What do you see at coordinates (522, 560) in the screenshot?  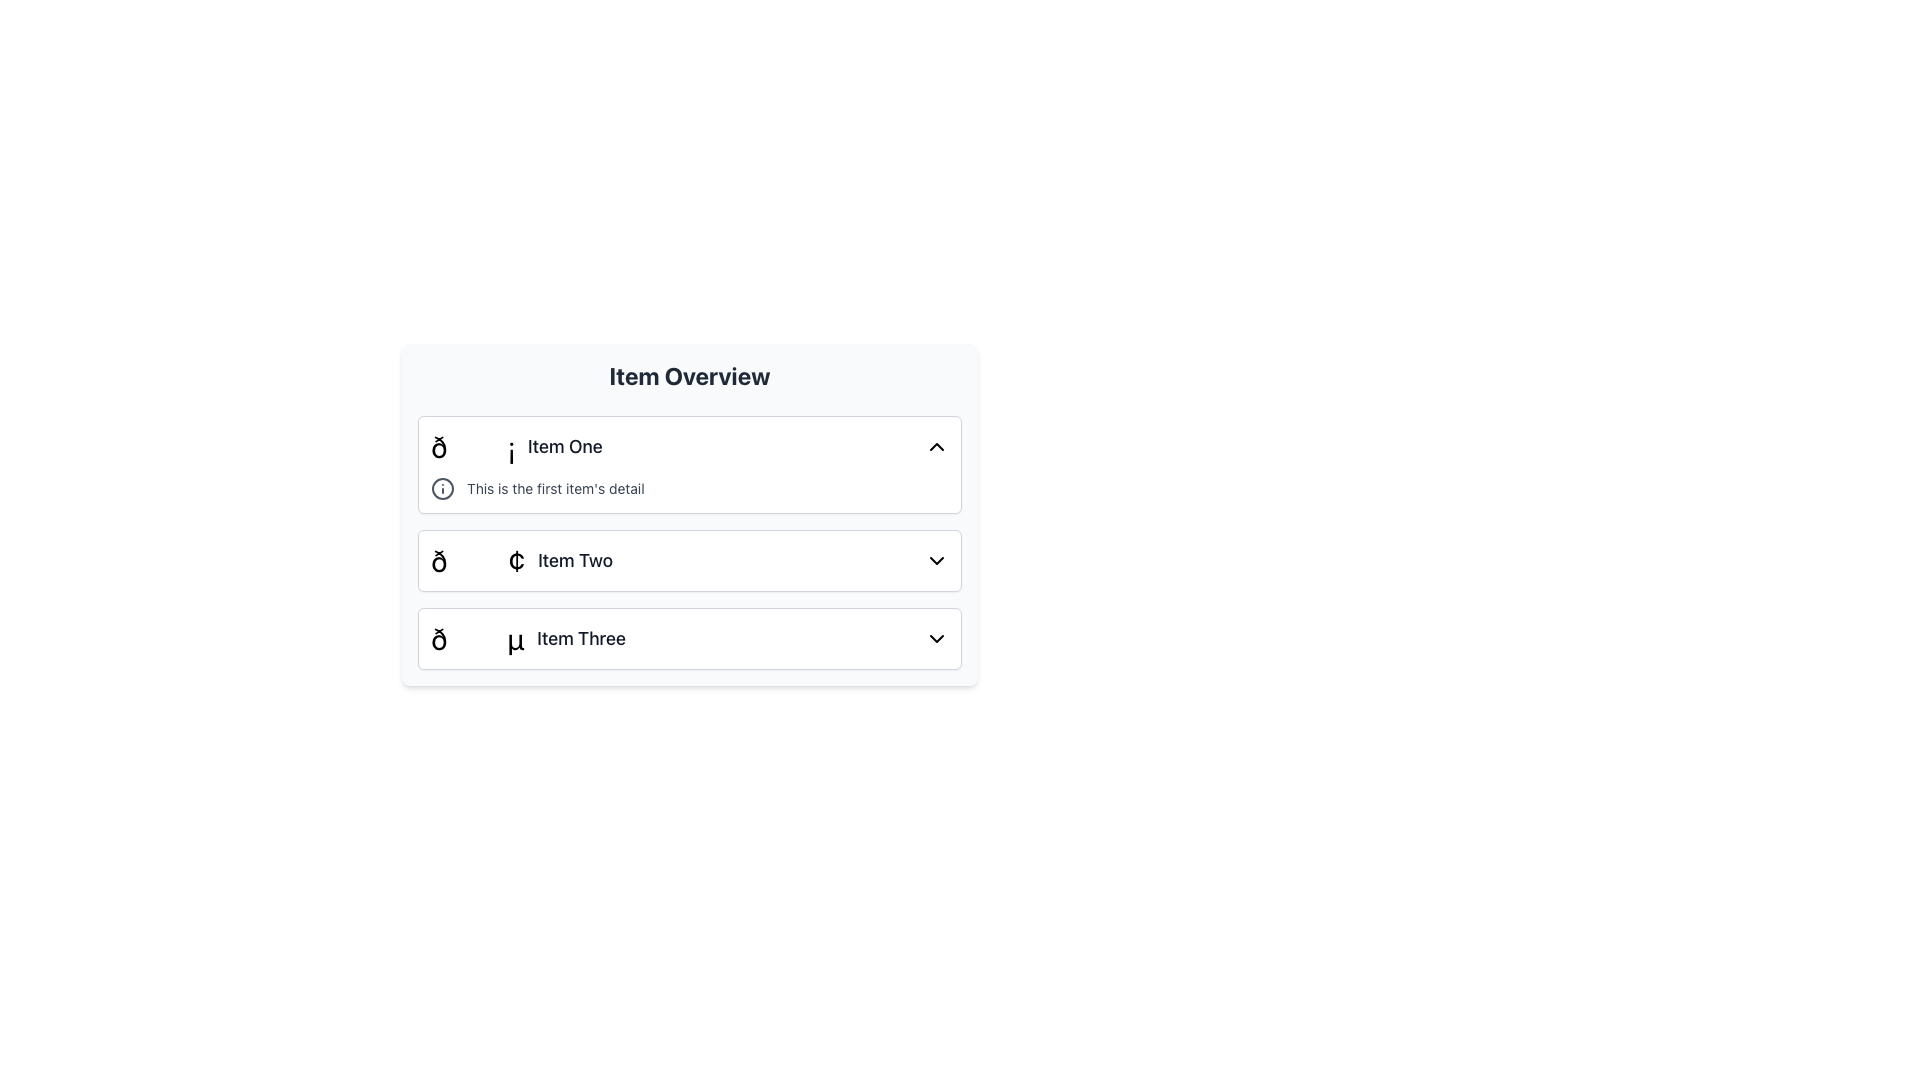 I see `the list item 'Item Two'` at bounding box center [522, 560].